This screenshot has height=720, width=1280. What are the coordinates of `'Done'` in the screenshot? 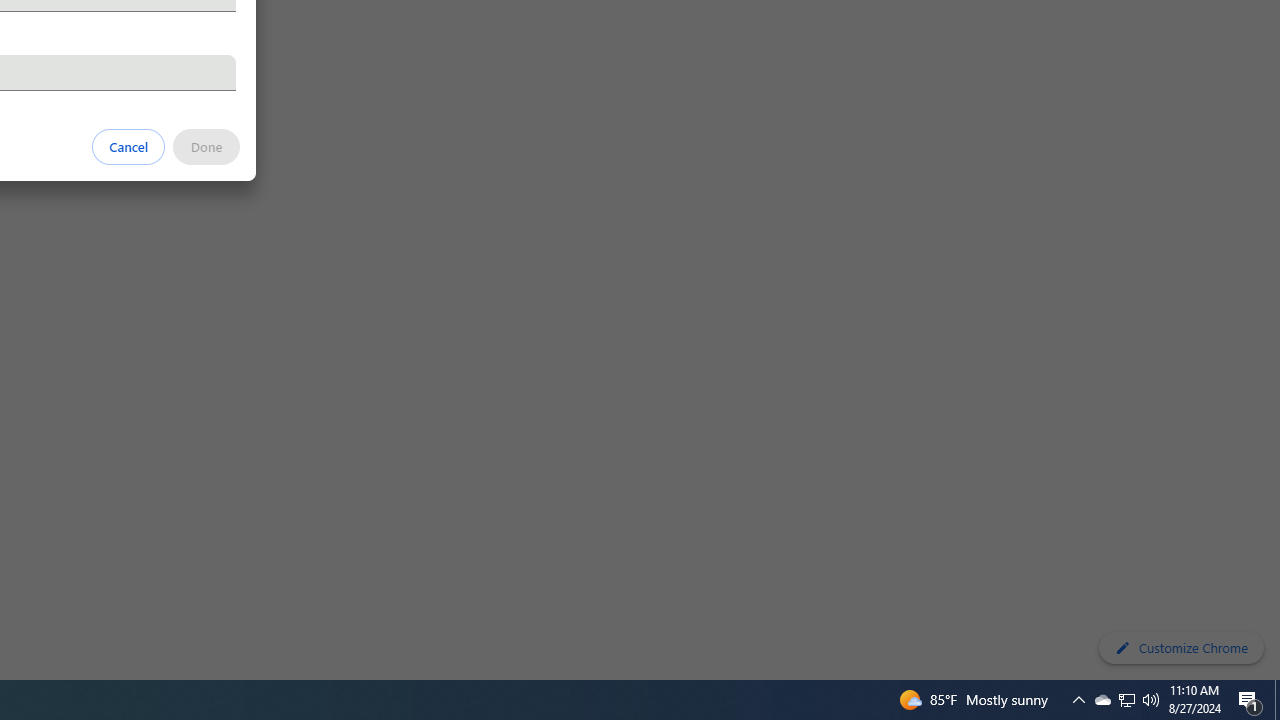 It's located at (206, 145).